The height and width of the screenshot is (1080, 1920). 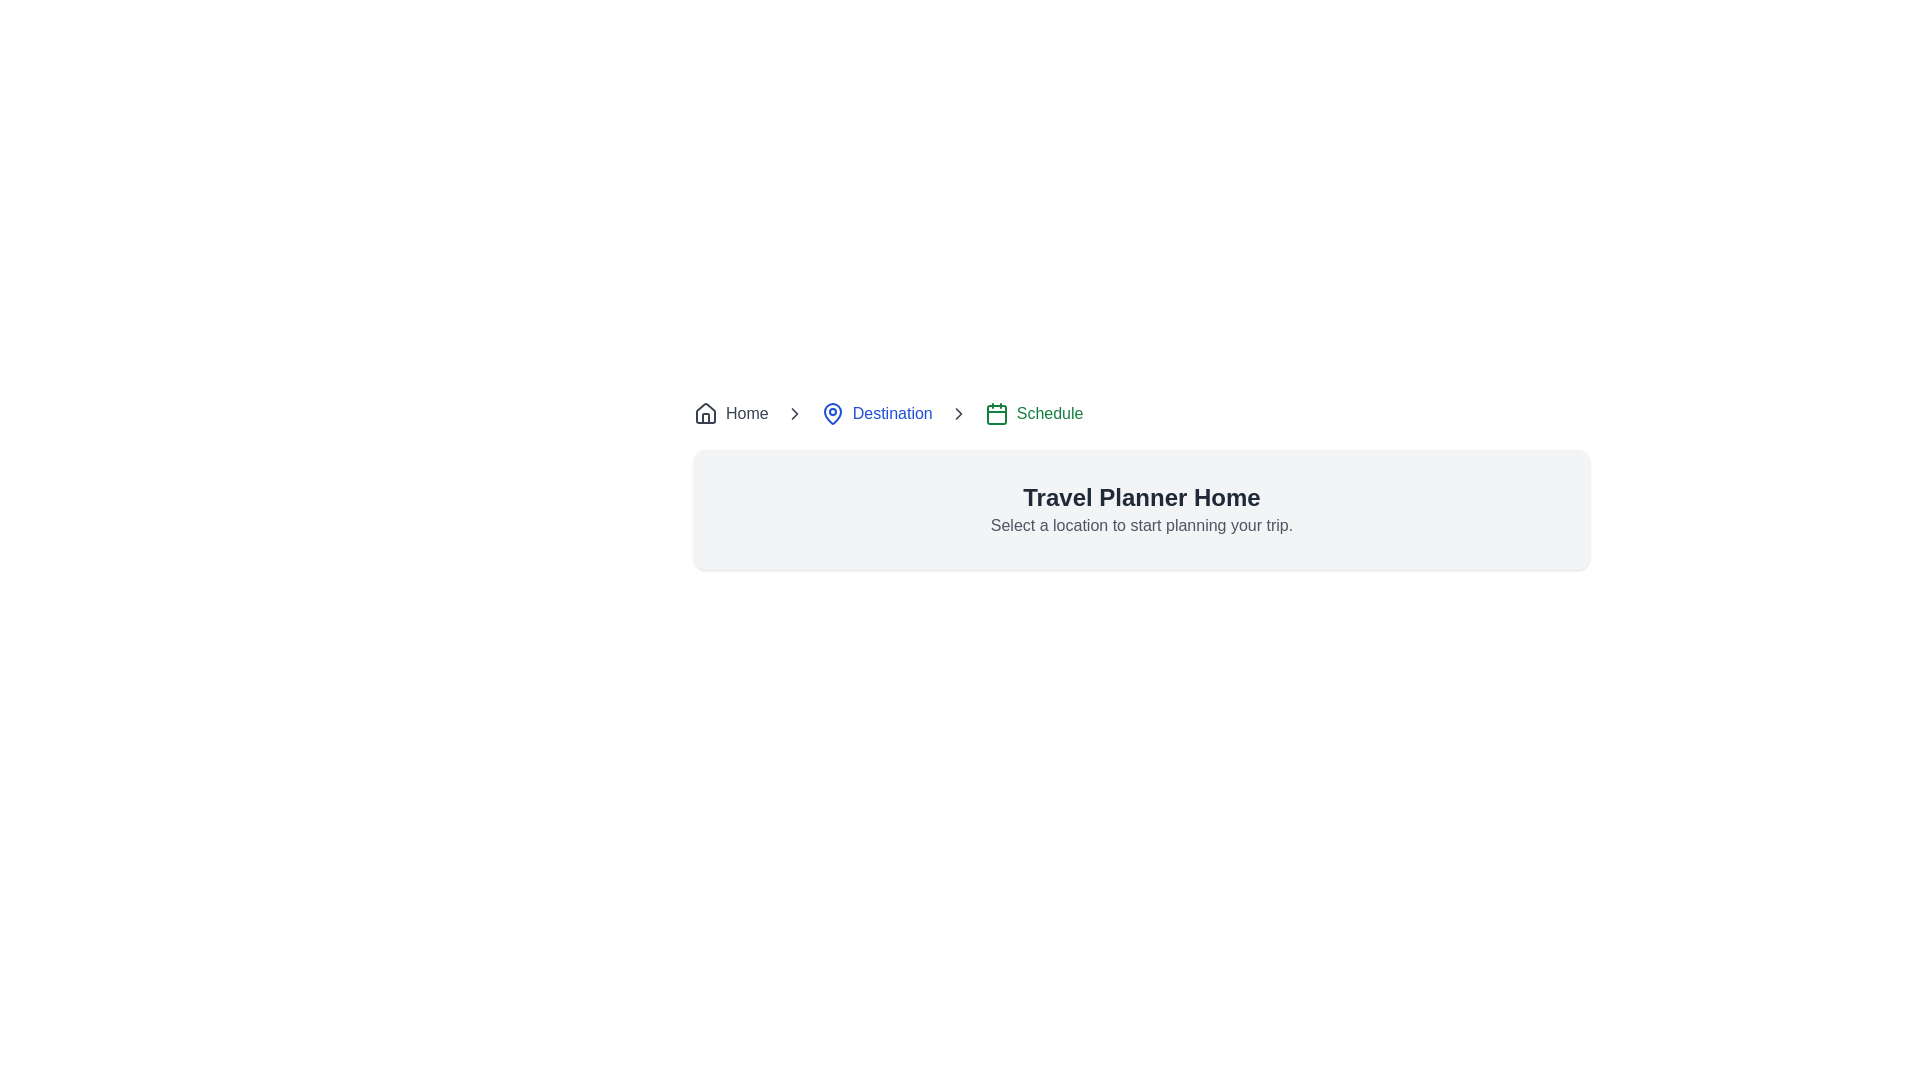 What do you see at coordinates (1142, 496) in the screenshot?
I see `the header titled 'Travel Planner Home', which is centrally located beneath the breadcrumb navigation bar and above the descriptive text` at bounding box center [1142, 496].